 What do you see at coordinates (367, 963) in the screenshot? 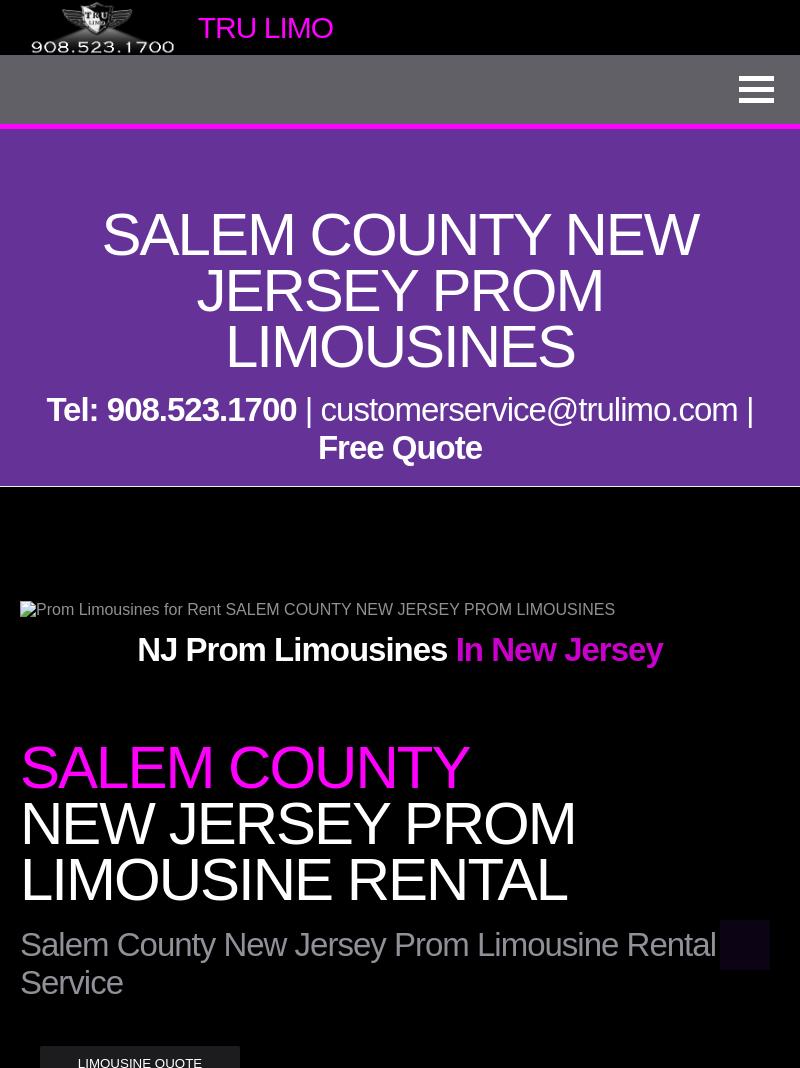
I see `'Salem County New Jersey Prom Limousine Rental Service'` at bounding box center [367, 963].